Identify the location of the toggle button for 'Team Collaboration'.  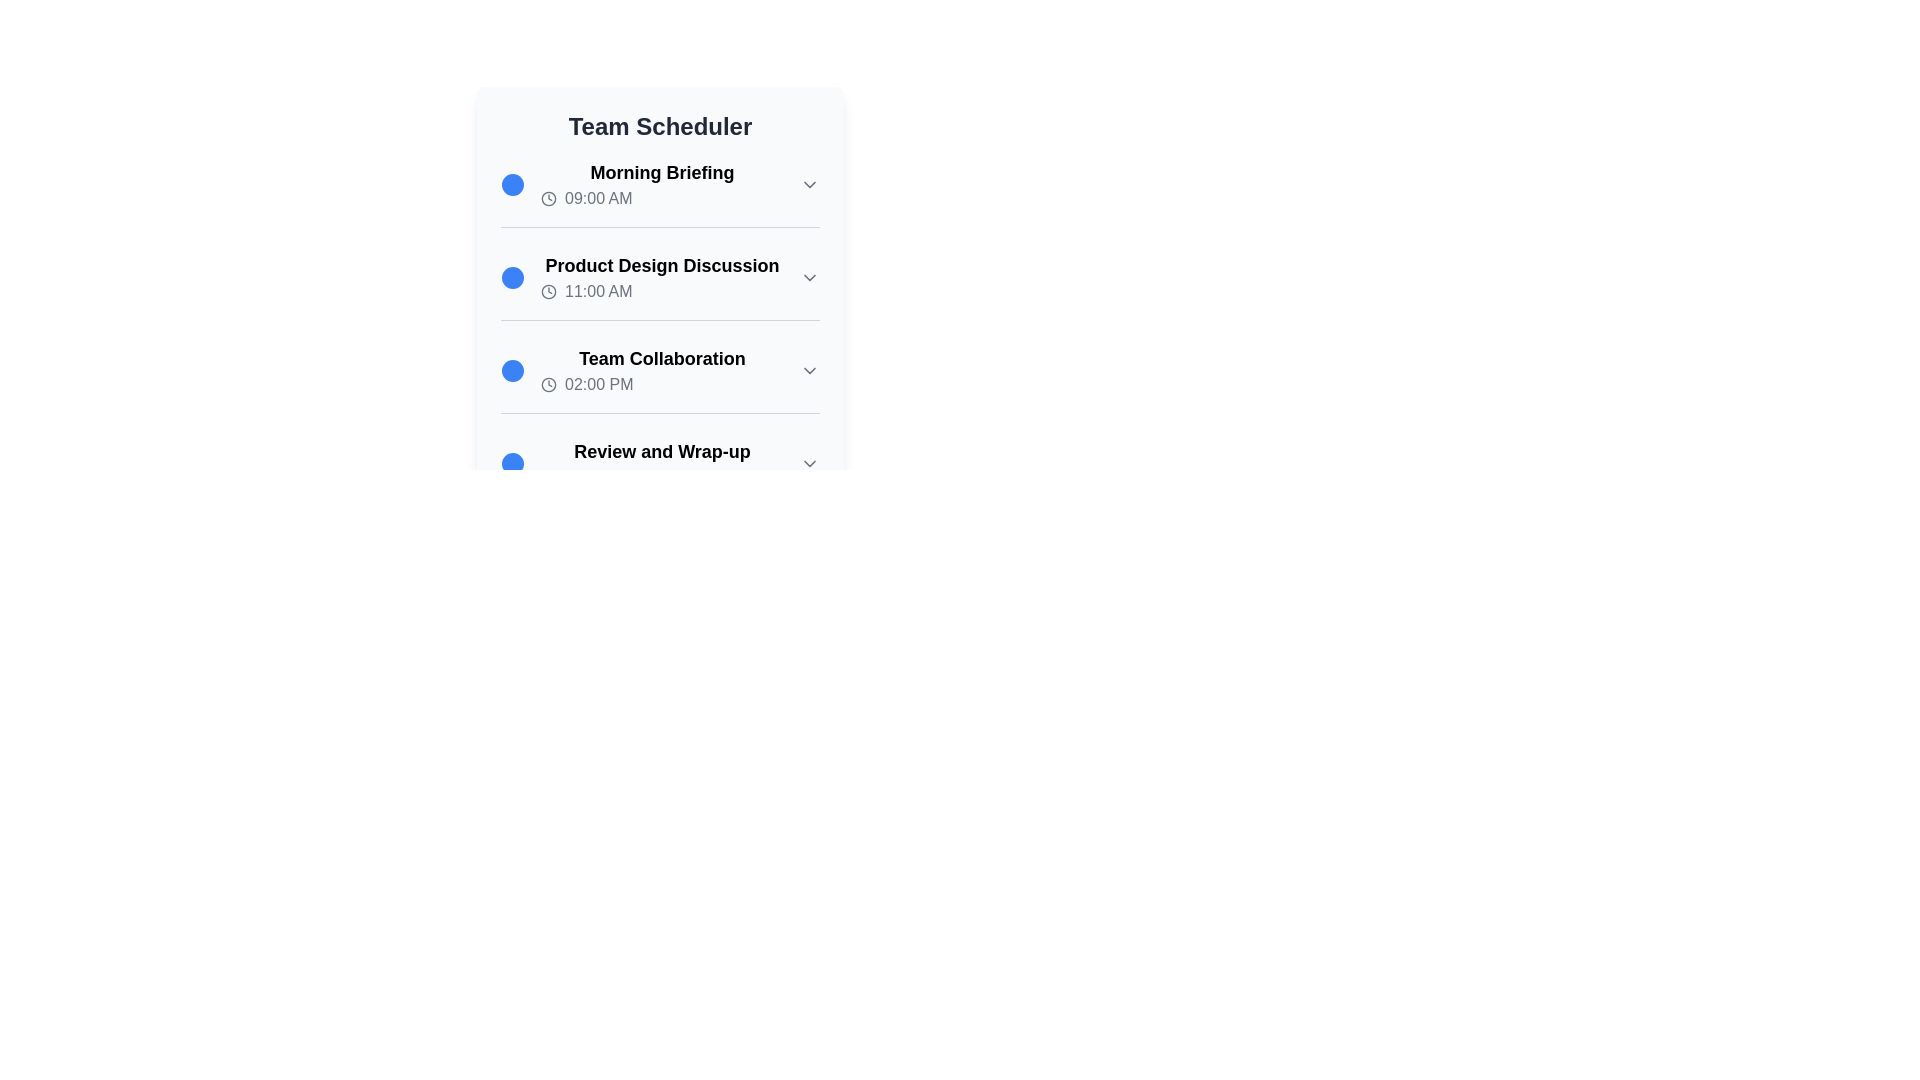
(810, 370).